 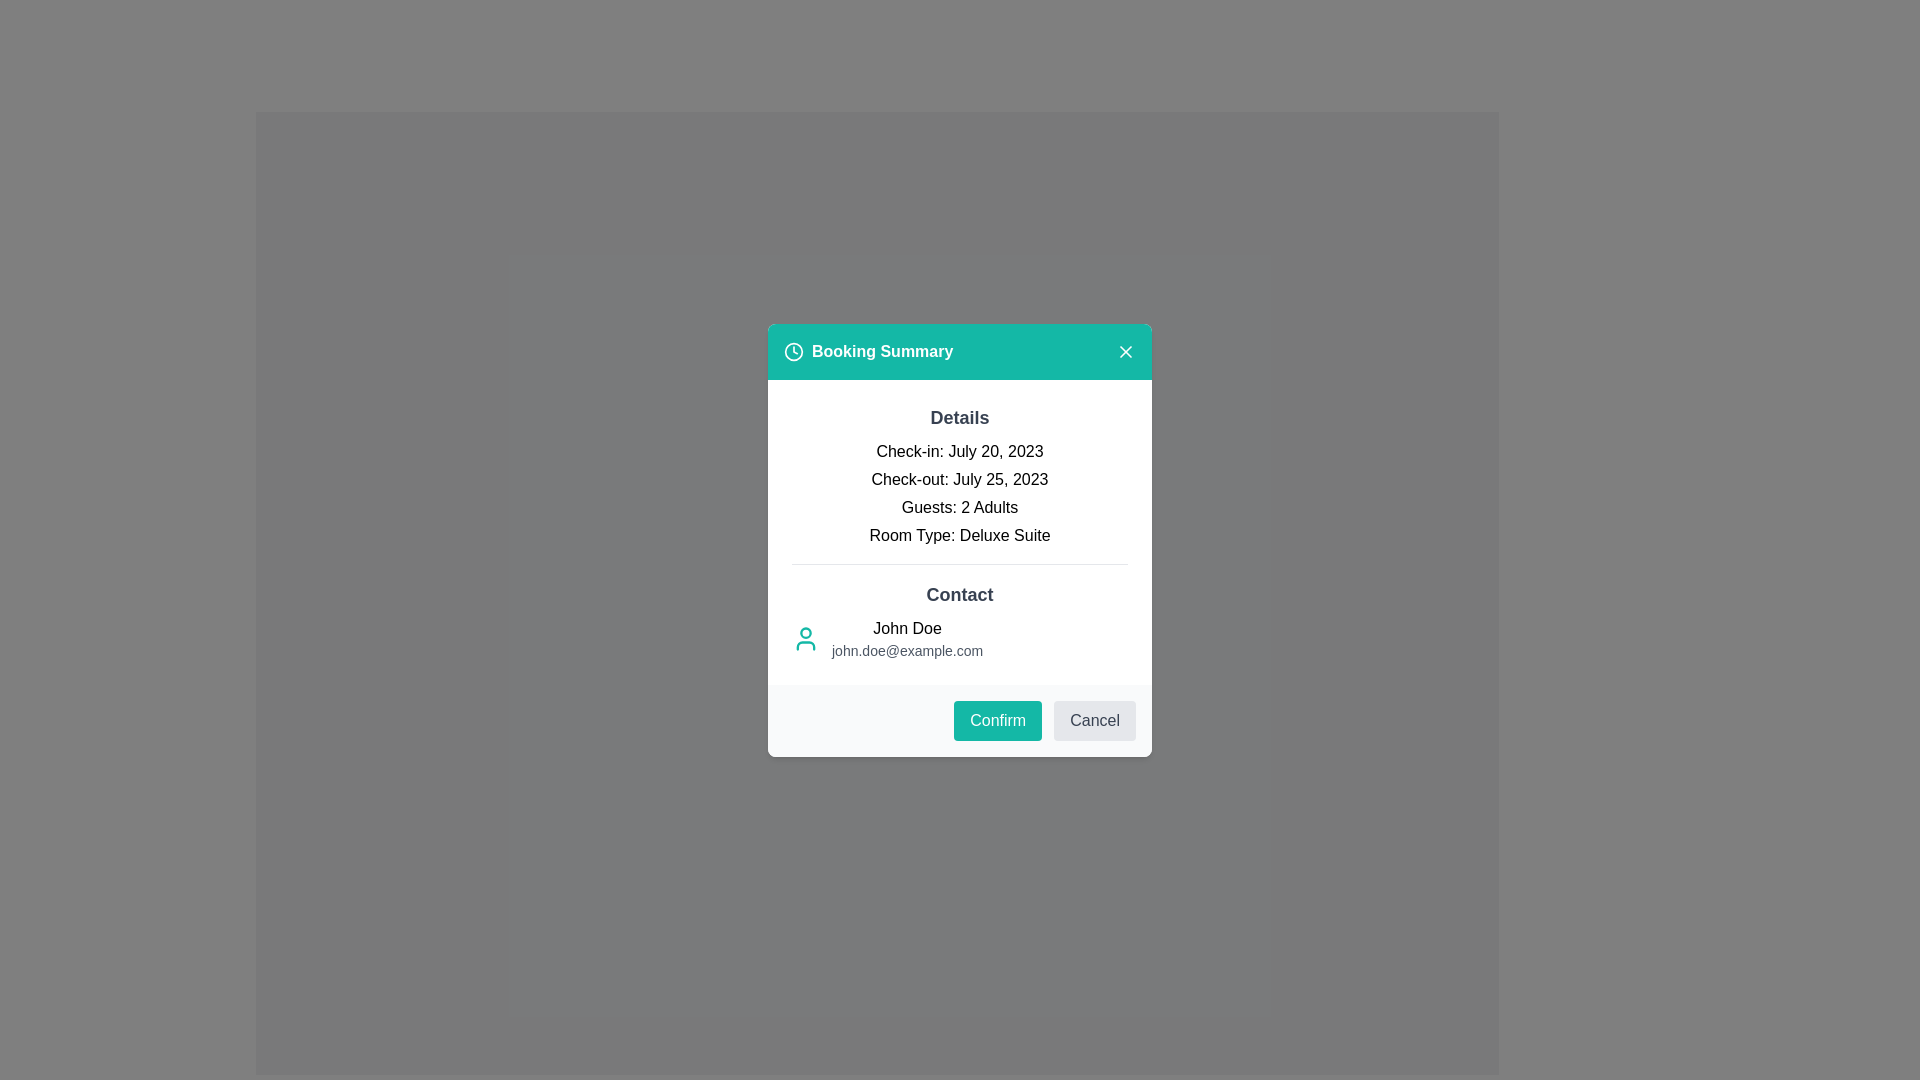 What do you see at coordinates (960, 534) in the screenshot?
I see `the static text element displaying 'Room Type: Deluxe Suite' which is positioned below 'Guests: 2 Adults' in the booking summary` at bounding box center [960, 534].